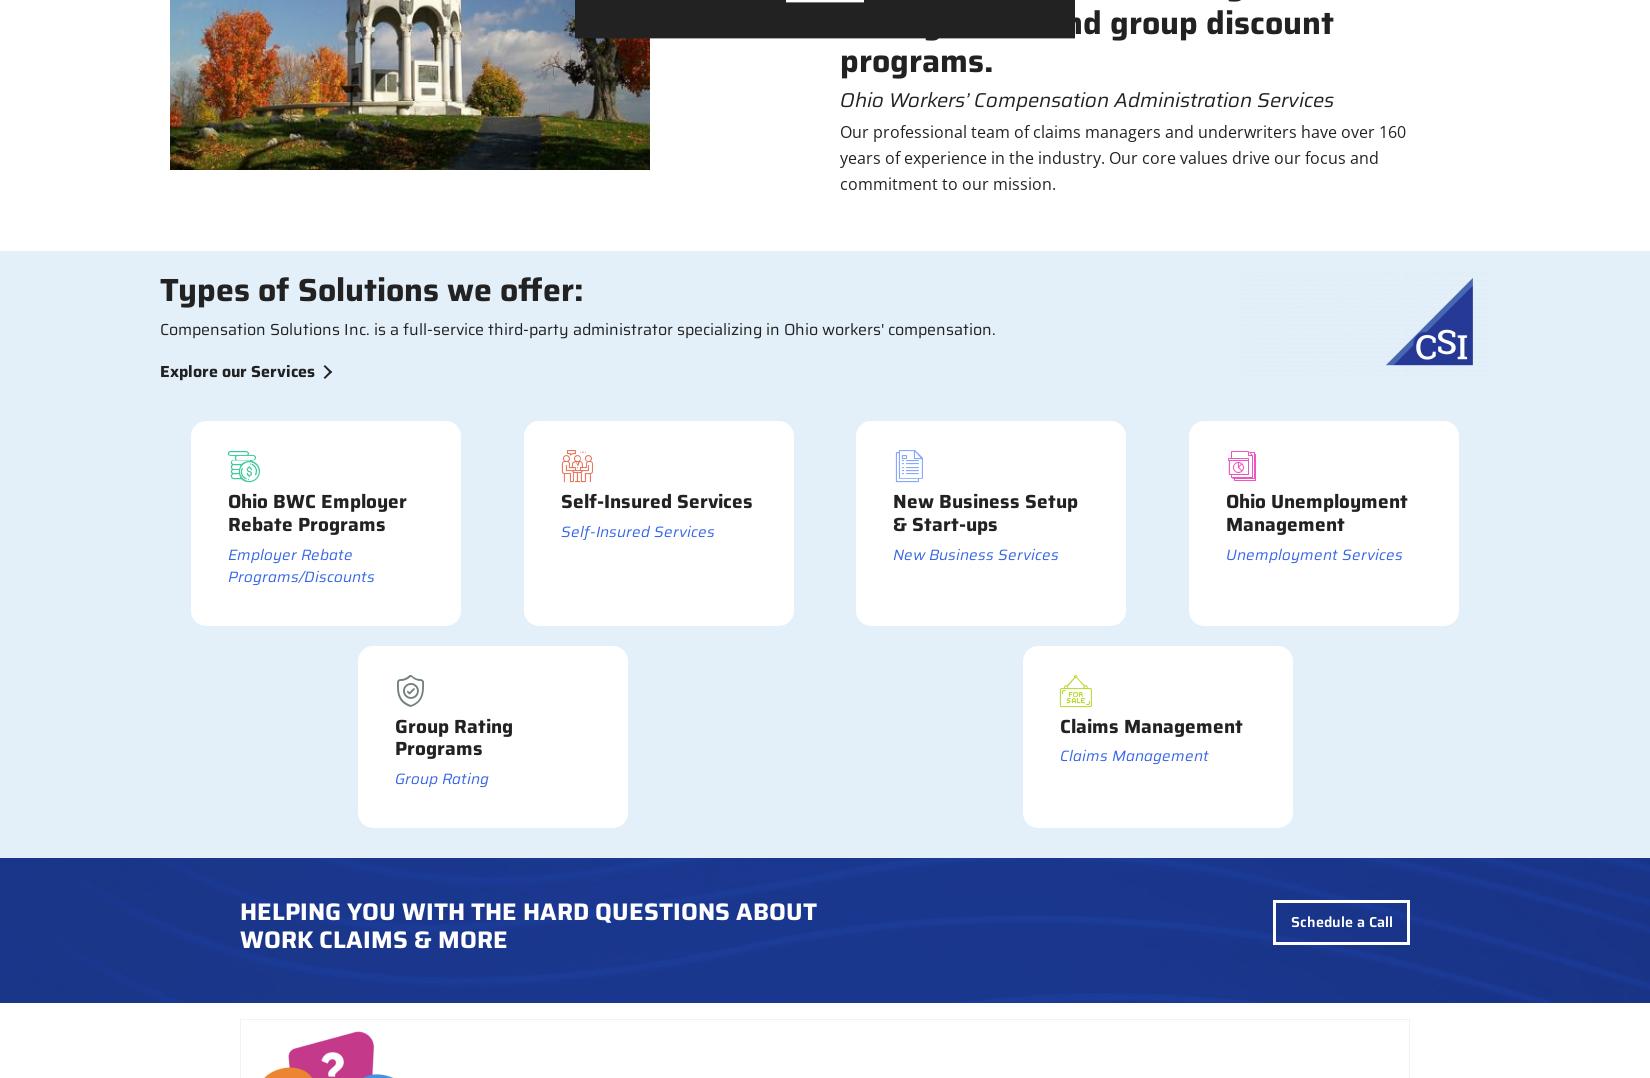 The image size is (1650, 1078). Describe the element at coordinates (240, 924) in the screenshot. I see `'HELPING YOU WITH THE HARD QUESTIONS ABOUT WORK CLAIMS & MORE'` at that location.